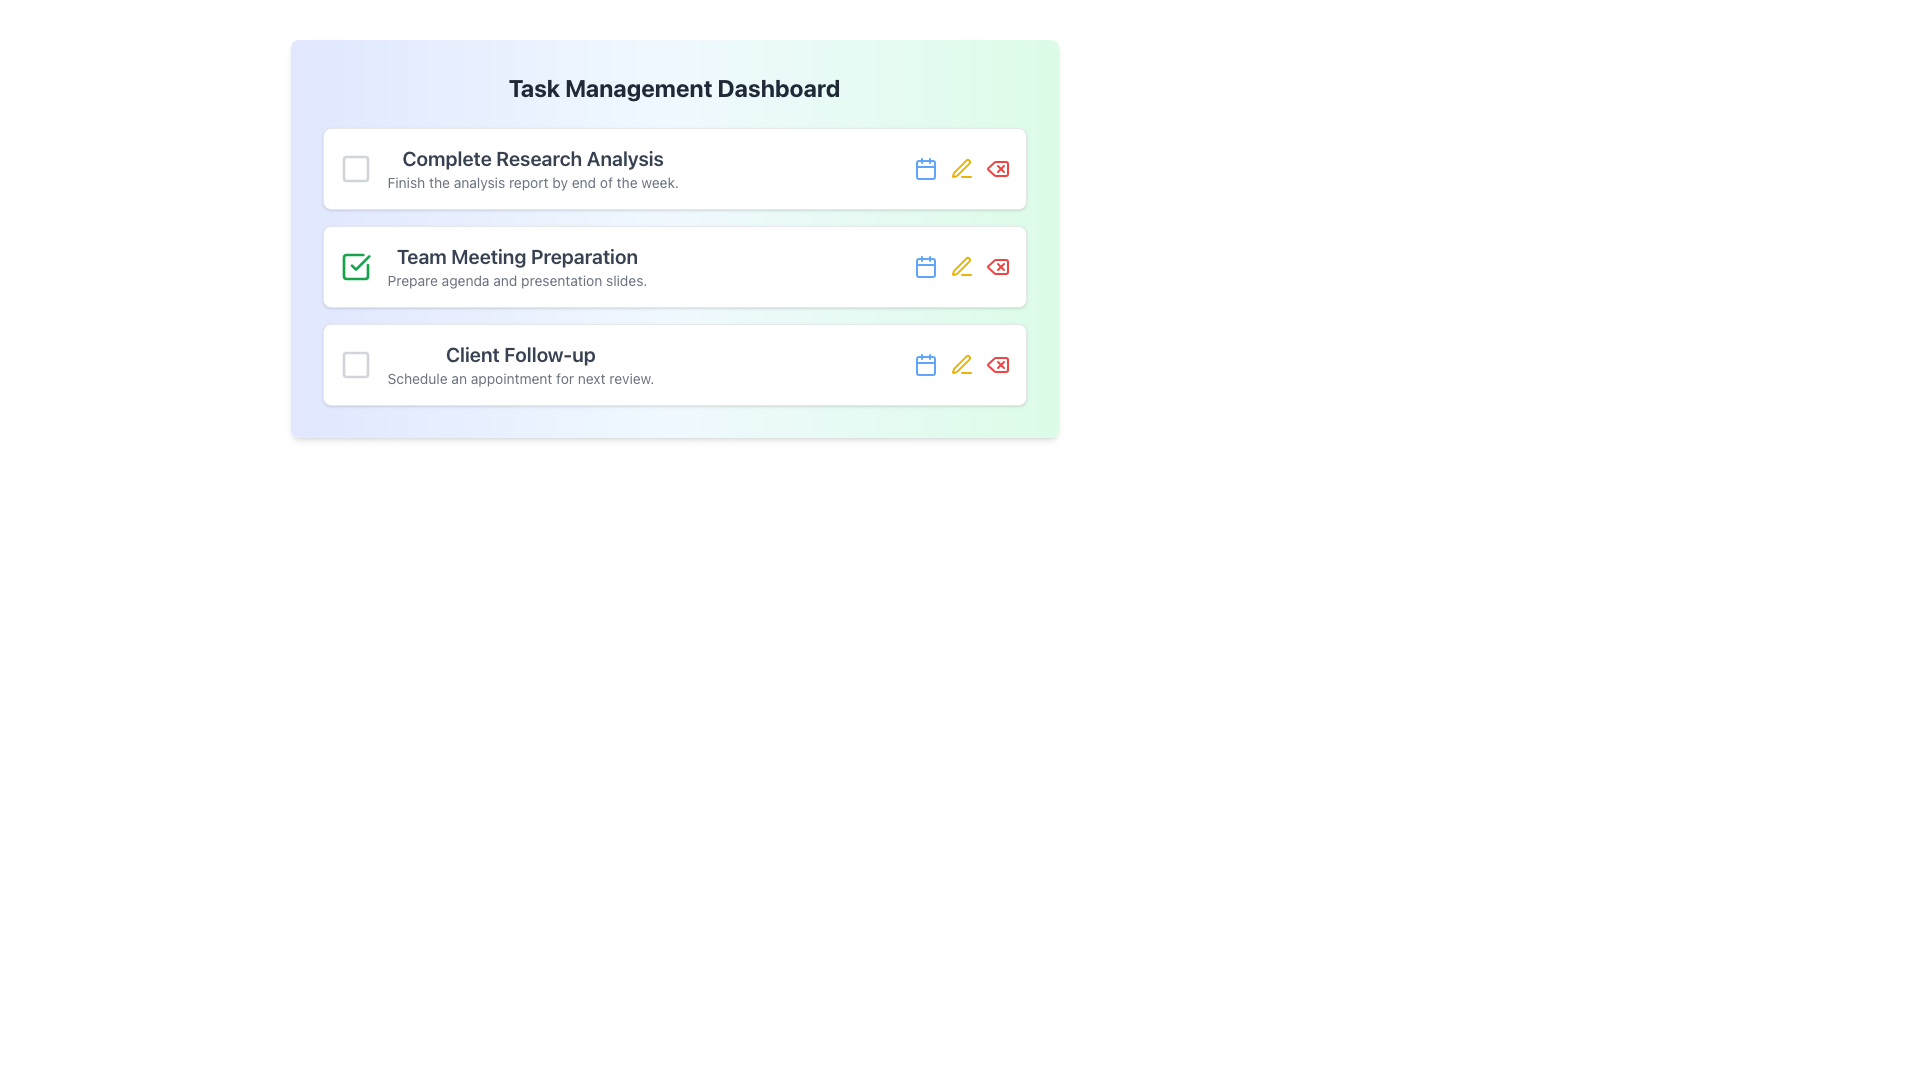 The image size is (1920, 1080). I want to click on the green checkmark icon in the task card titled 'Team Meeting Preparation' to indicate completion status, so click(355, 265).